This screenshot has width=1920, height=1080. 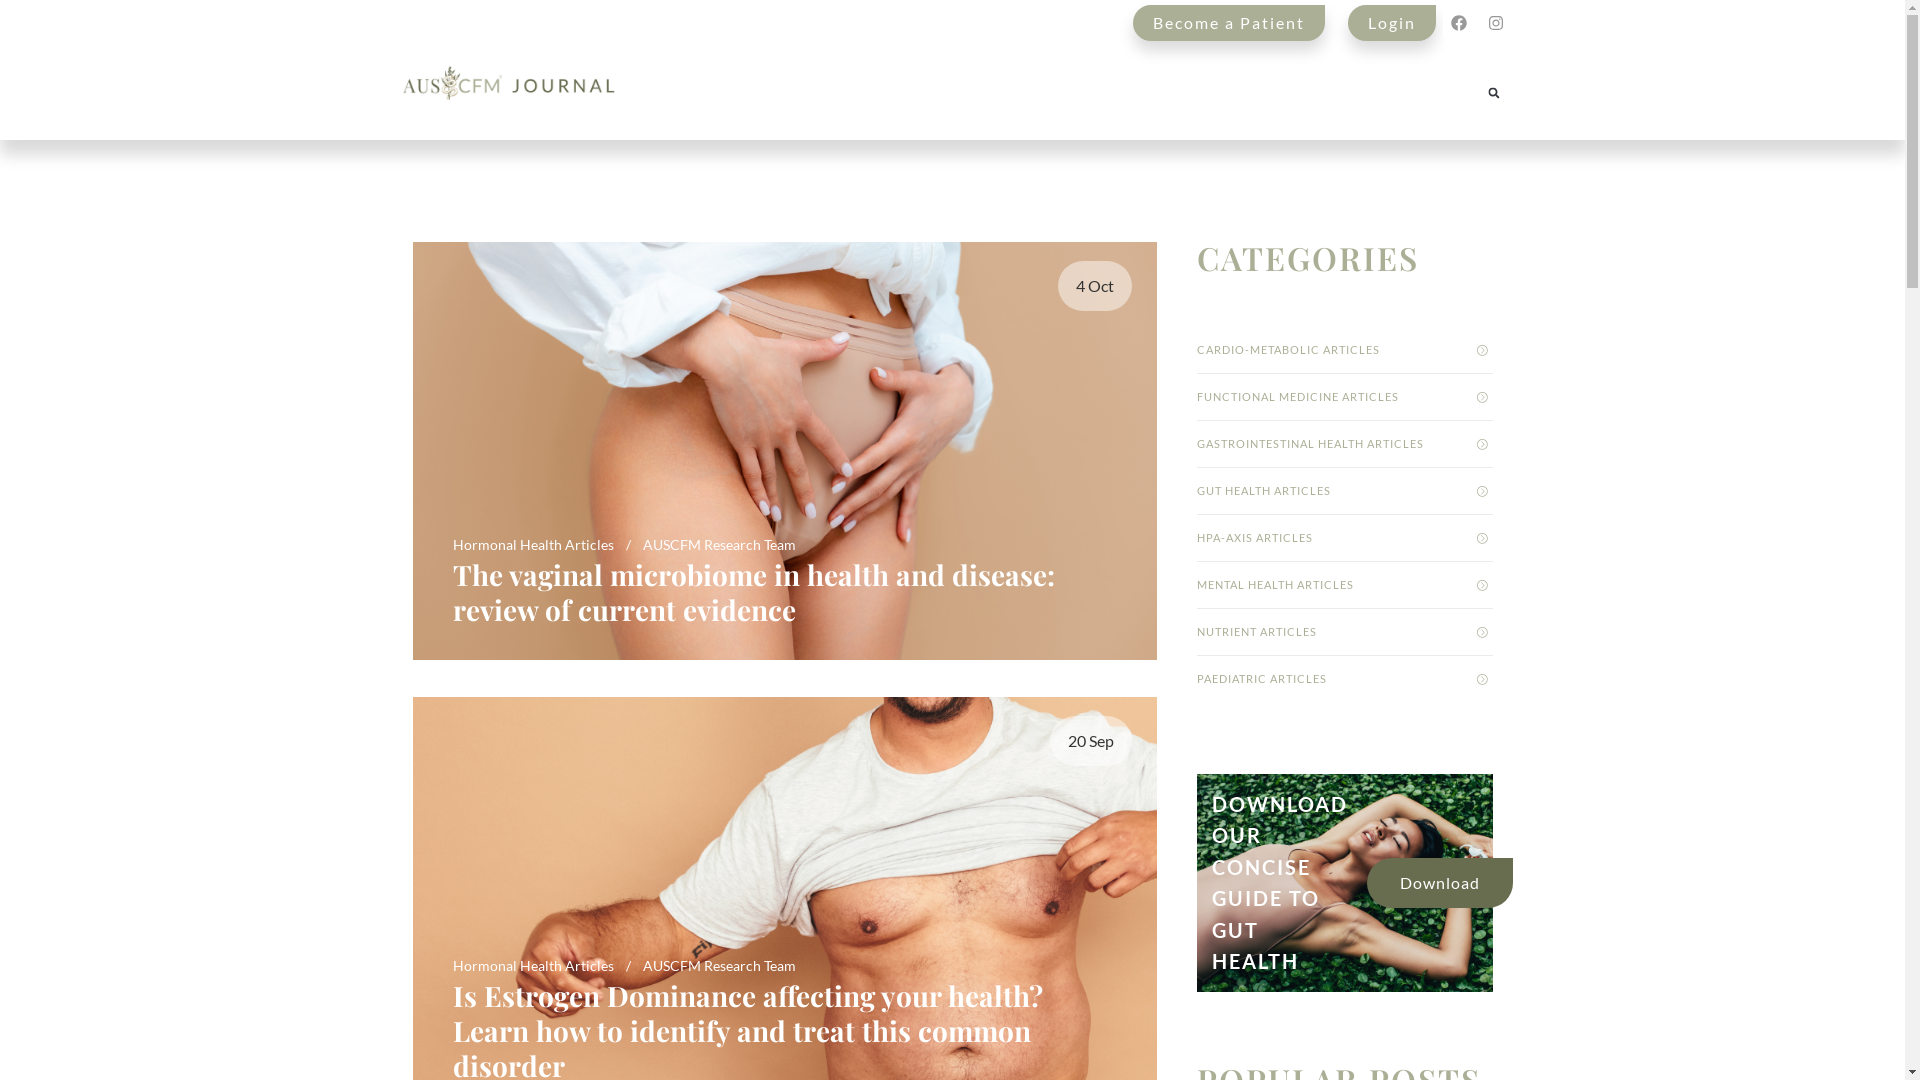 I want to click on 'MENTAL HEALTH ARTICLES', so click(x=1344, y=585).